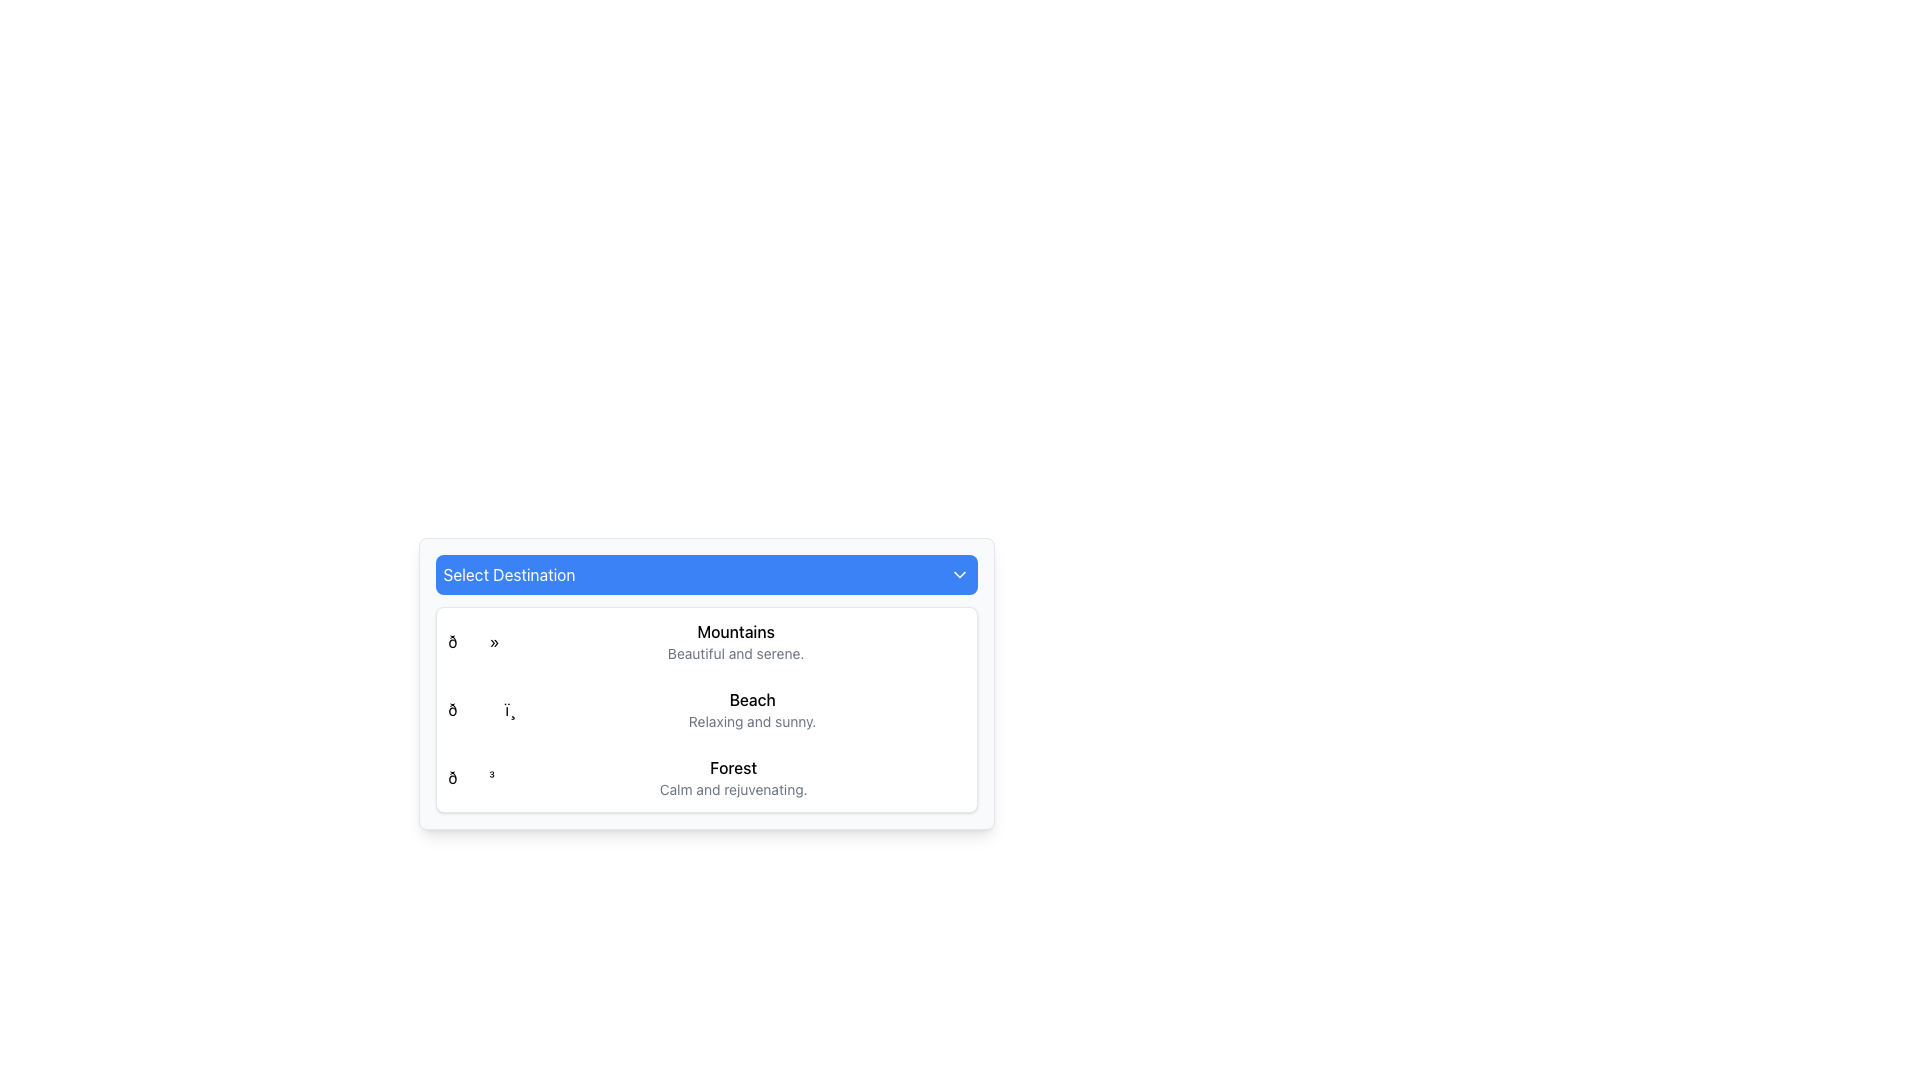 This screenshot has width=1920, height=1080. Describe the element at coordinates (751, 721) in the screenshot. I see `descriptive detail about the 'Beach' option located in the dropdown menu, positioned below the 'Beach' label and above the 'Forest' item` at that location.